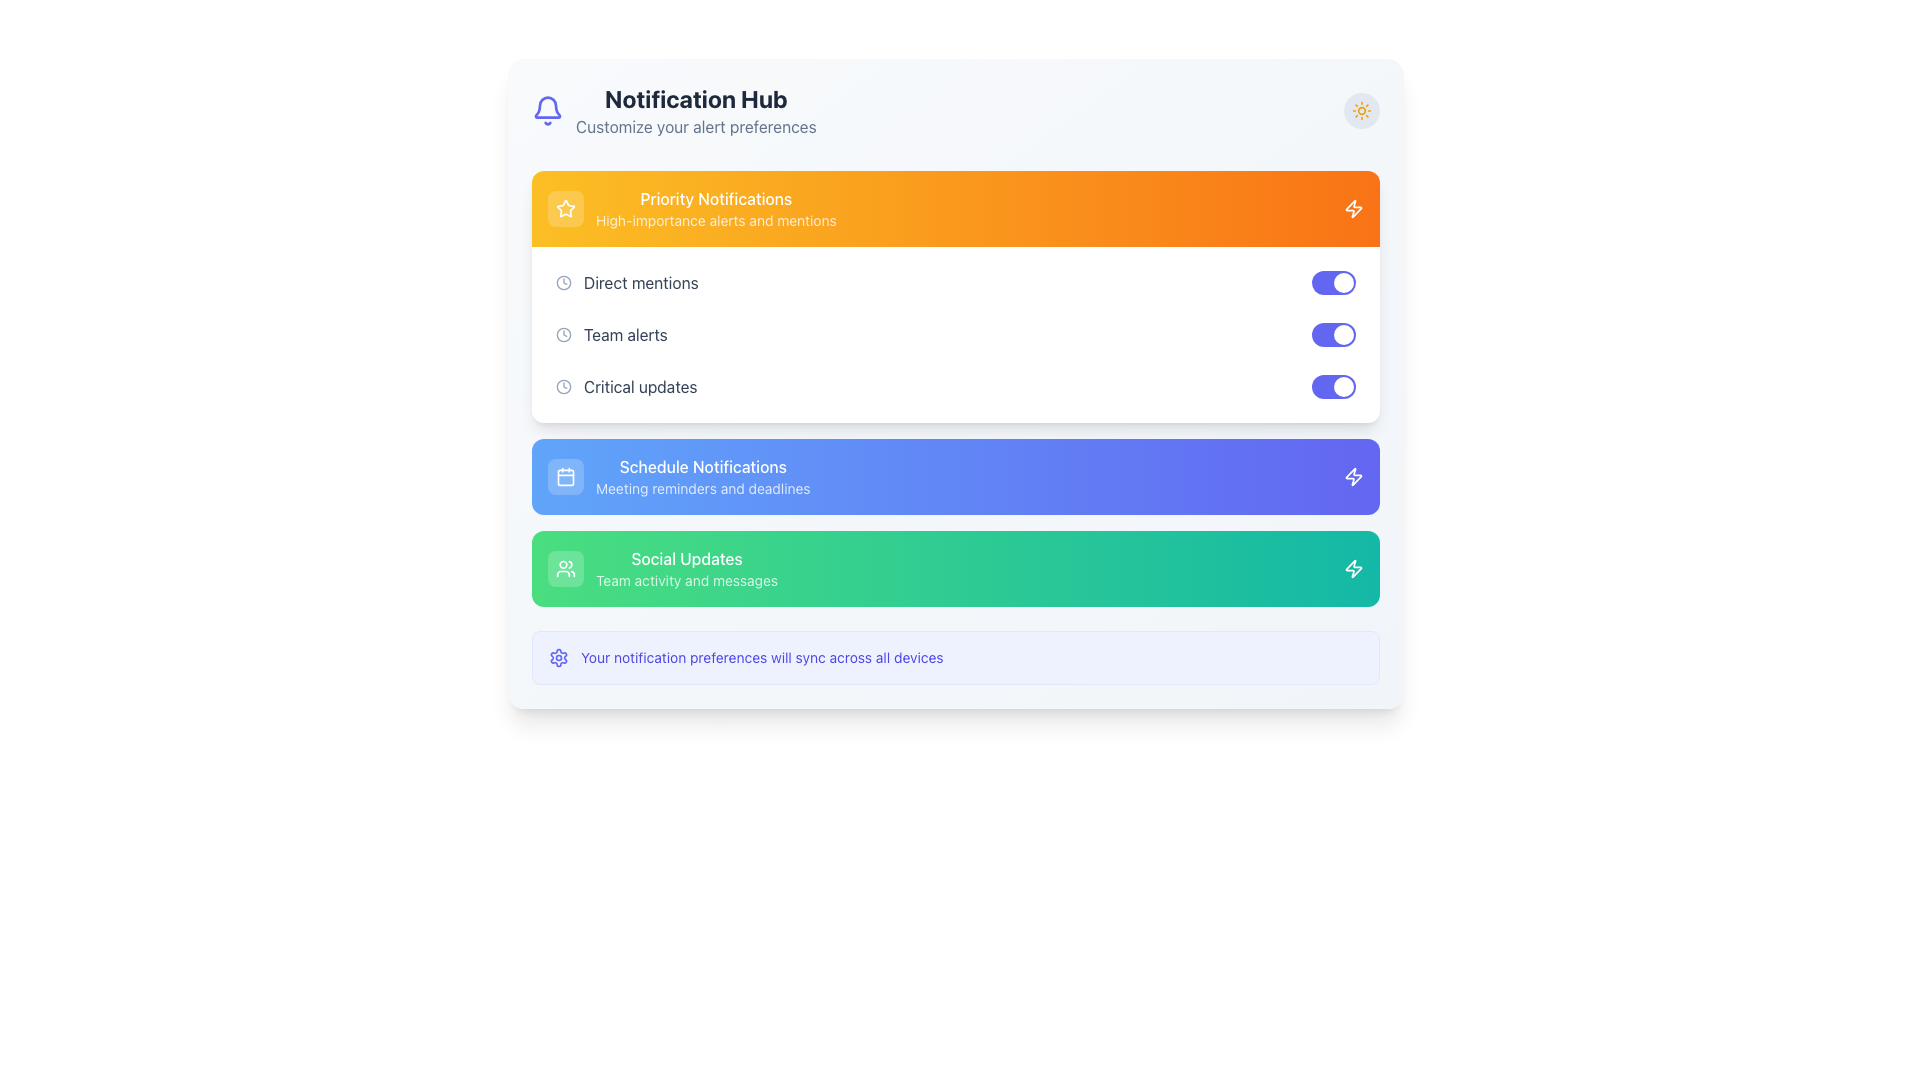 The image size is (1920, 1080). I want to click on text from the Text Label displaying 'Team alerts', located in the second row of the 'Priority Notifications' section, to the right of the clock icon, so click(624, 334).